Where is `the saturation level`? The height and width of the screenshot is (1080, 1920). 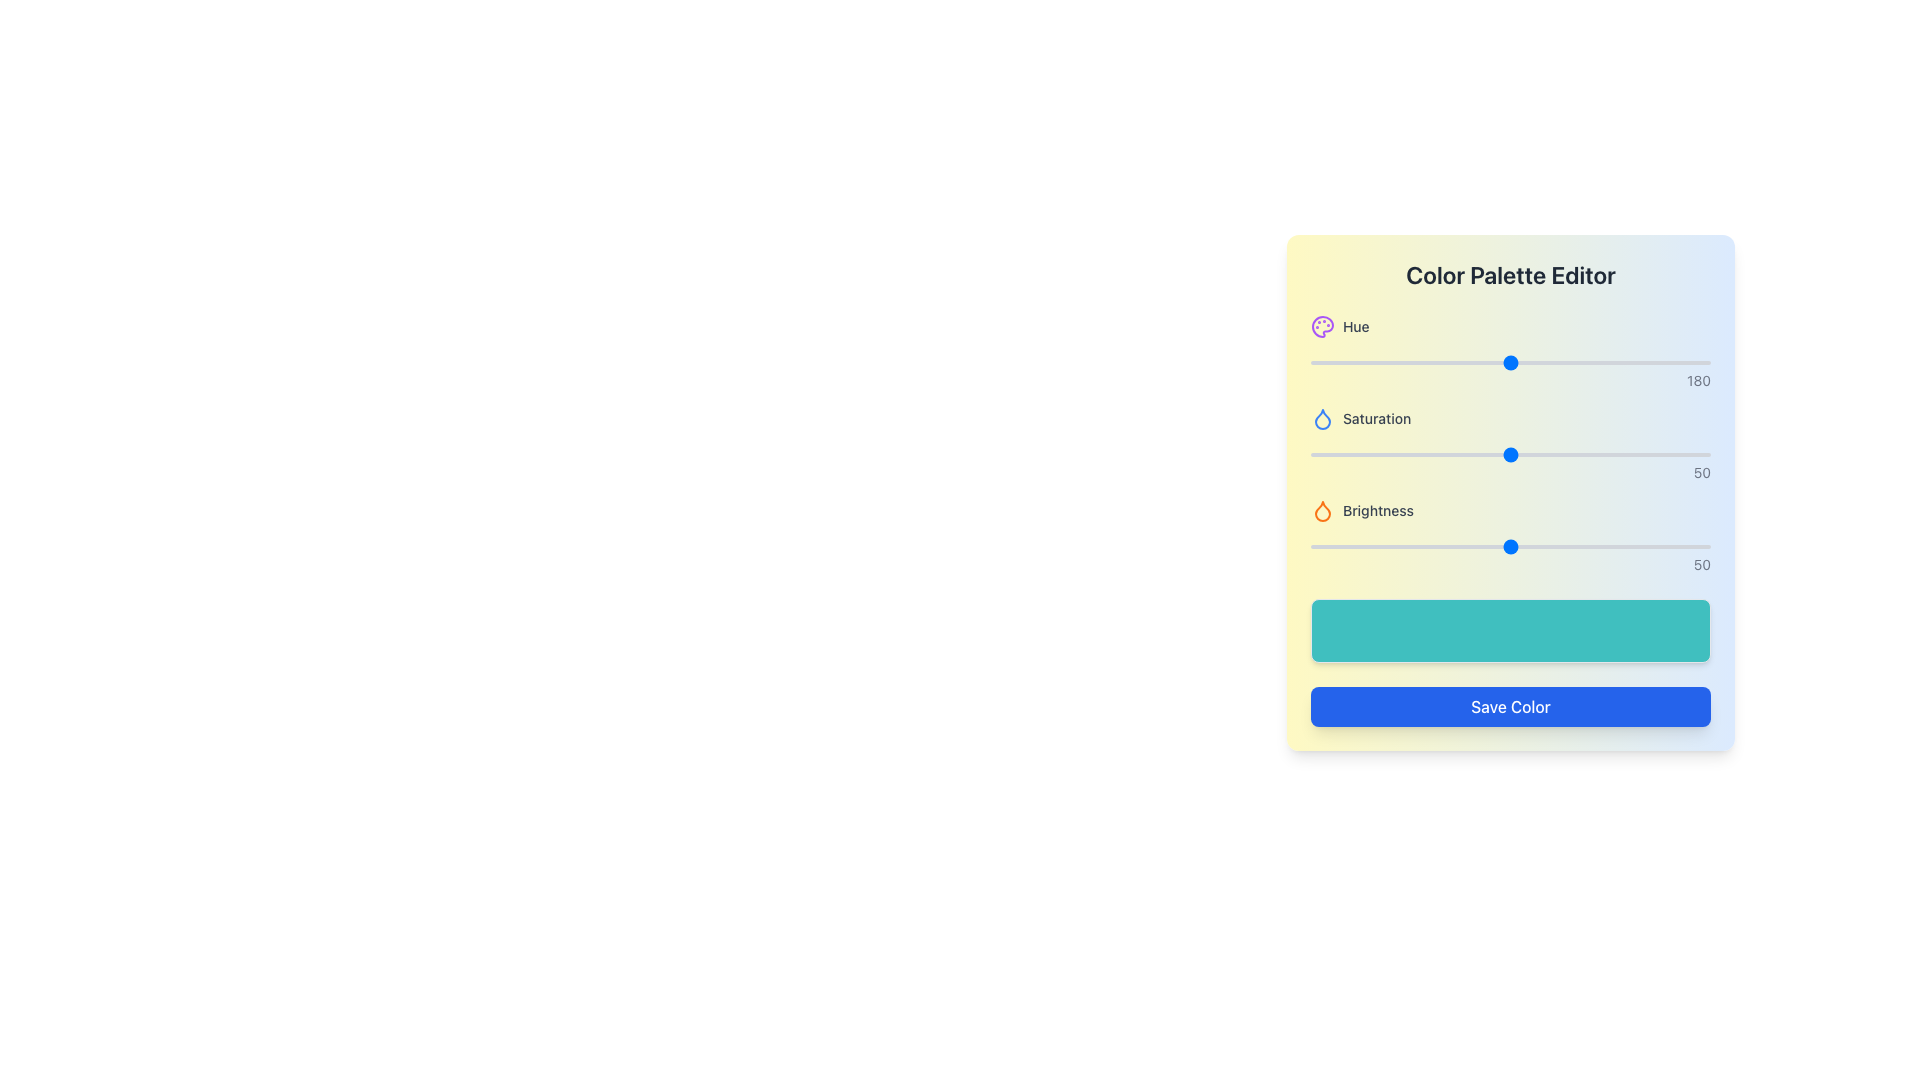
the saturation level is located at coordinates (1689, 455).